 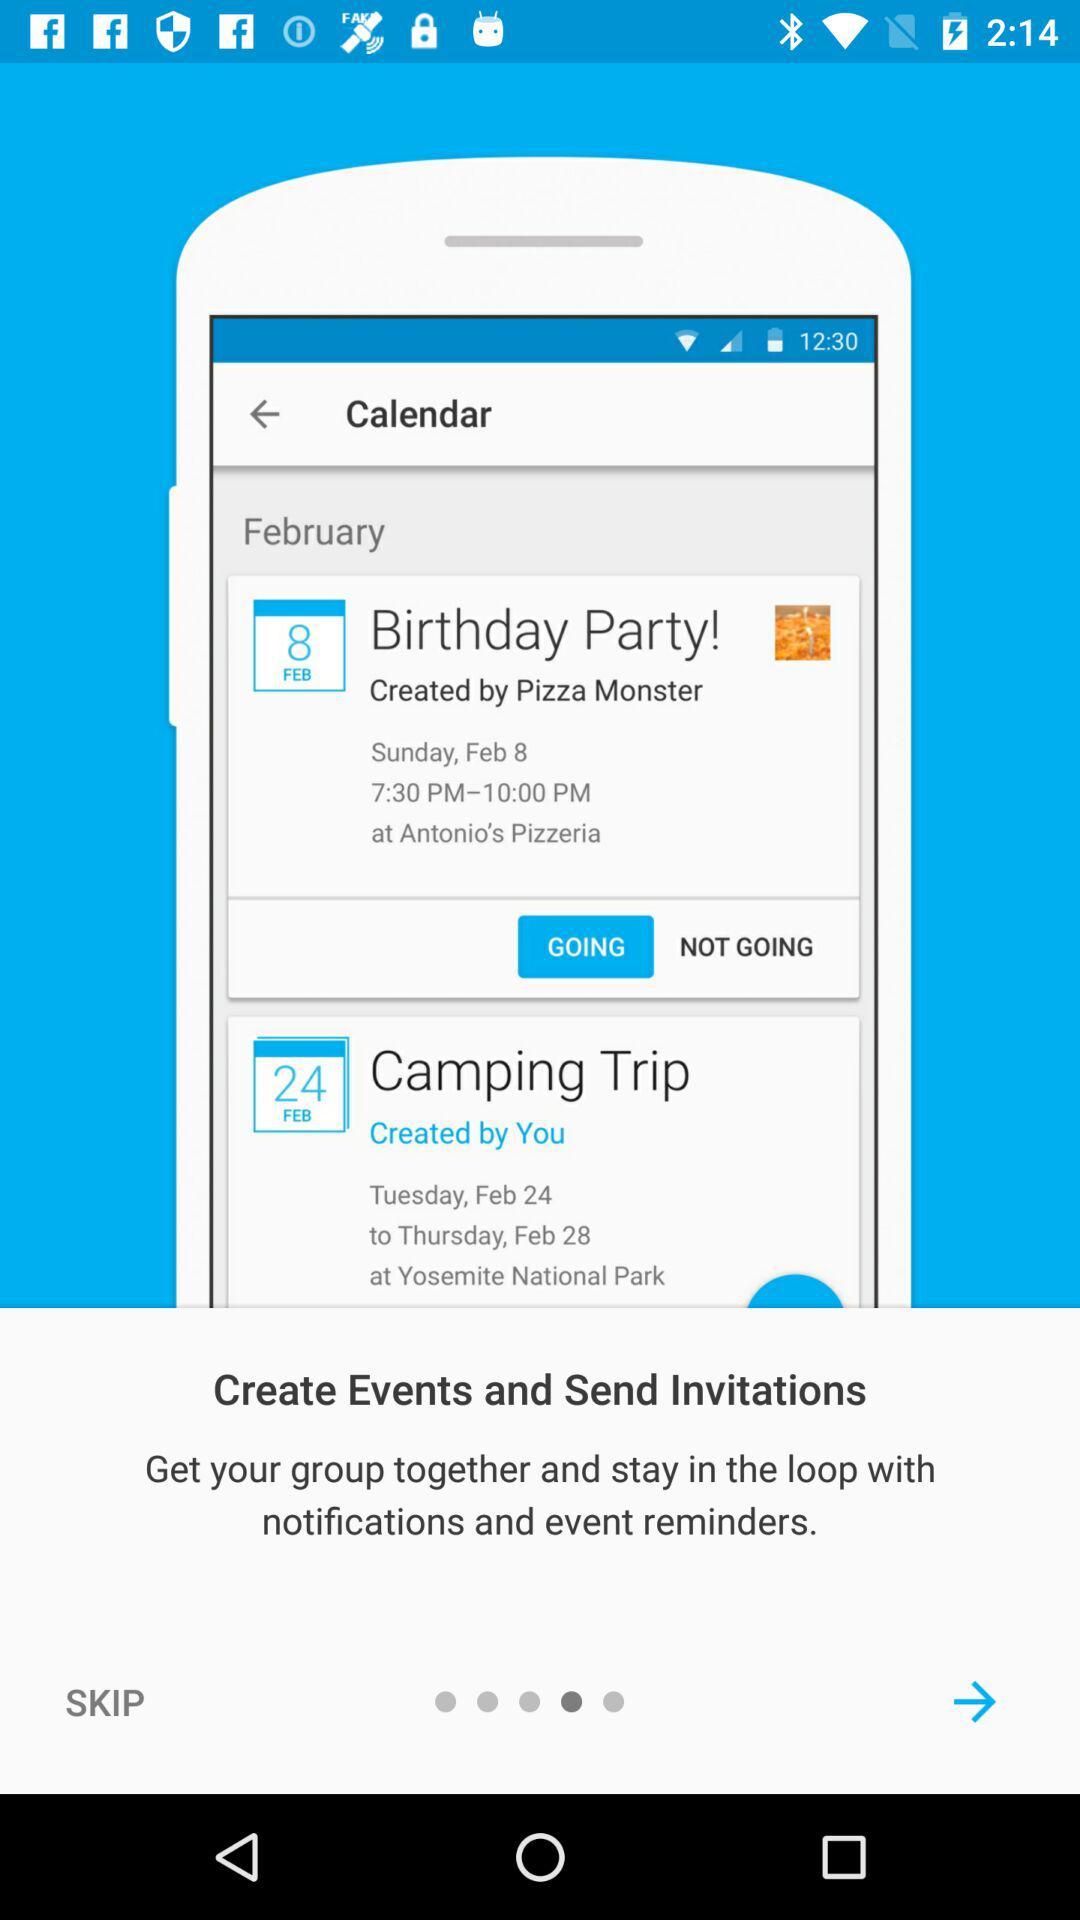 What do you see at coordinates (974, 1700) in the screenshot?
I see `forward button` at bounding box center [974, 1700].